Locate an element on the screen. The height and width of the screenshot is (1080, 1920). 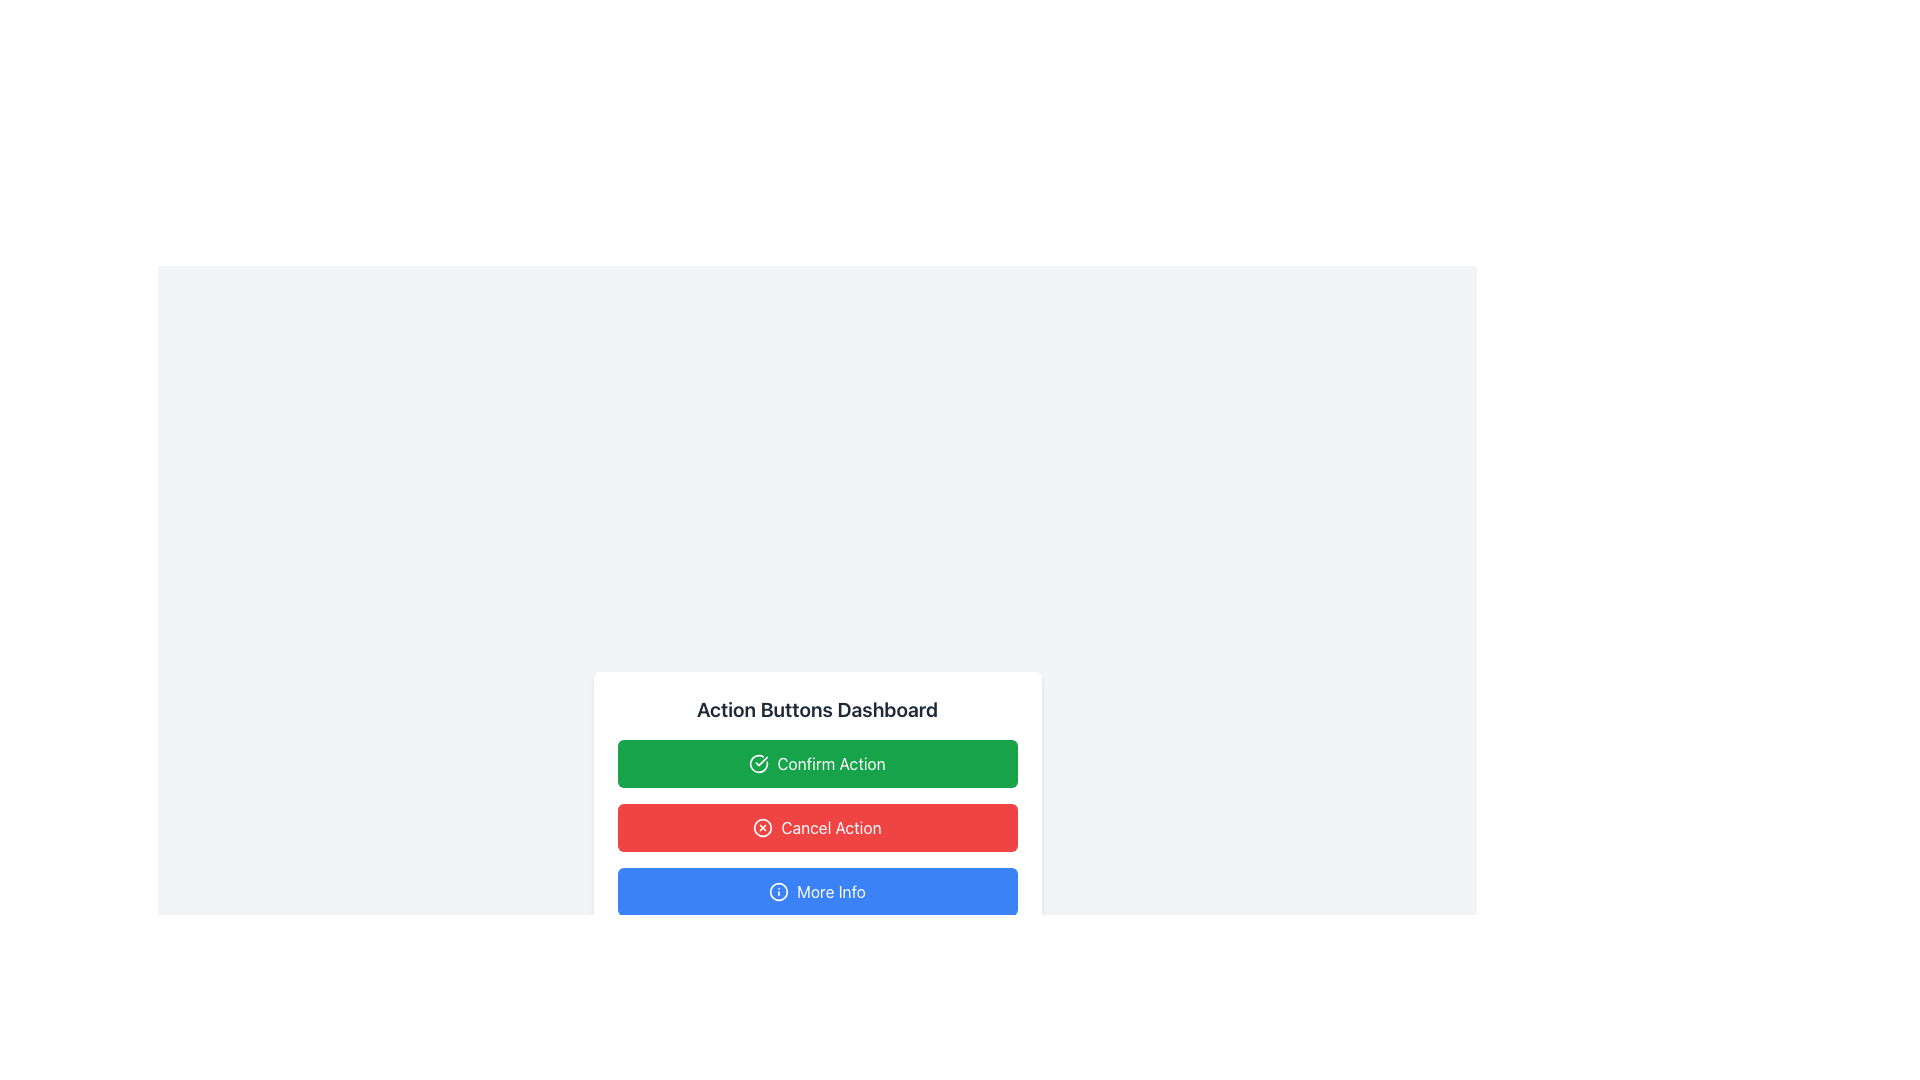
the cancel button located under 'Action Buttons Dashboard' is located at coordinates (817, 805).